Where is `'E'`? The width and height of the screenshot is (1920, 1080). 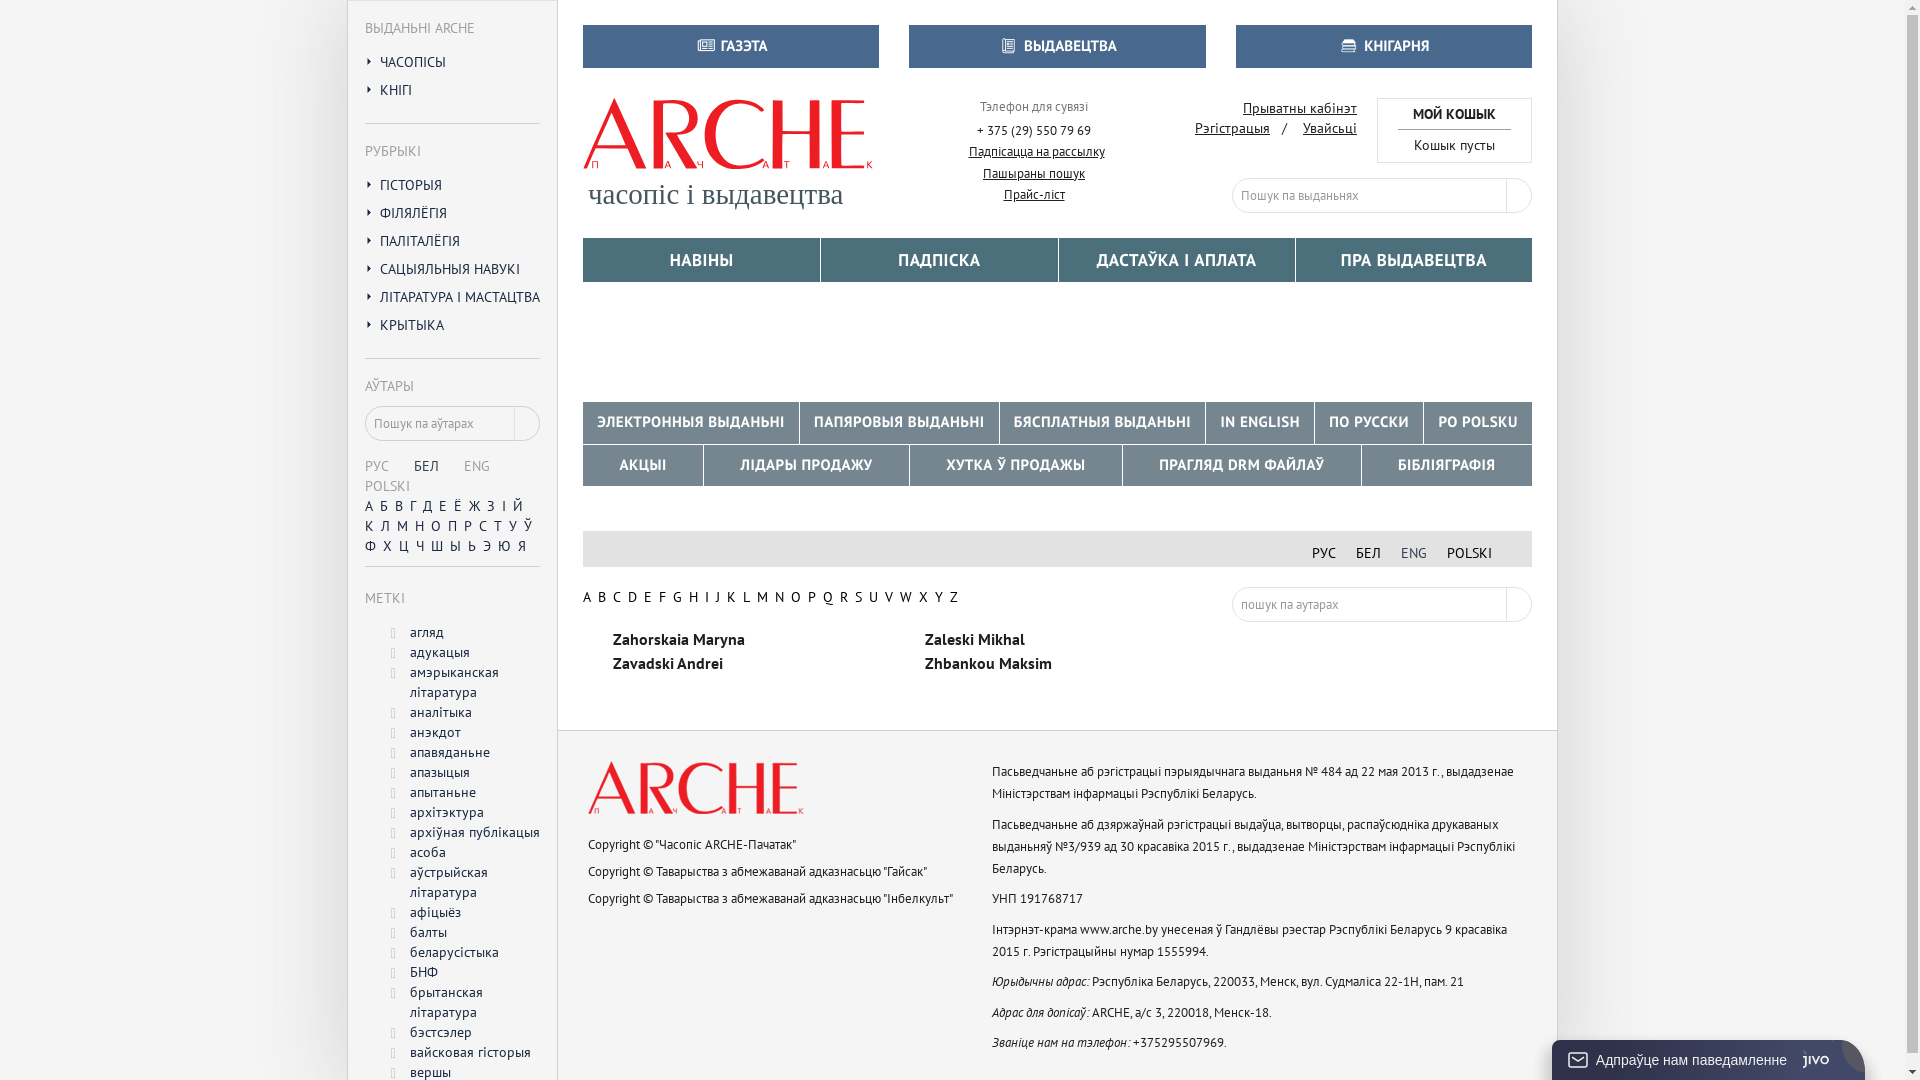 'E' is located at coordinates (648, 596).